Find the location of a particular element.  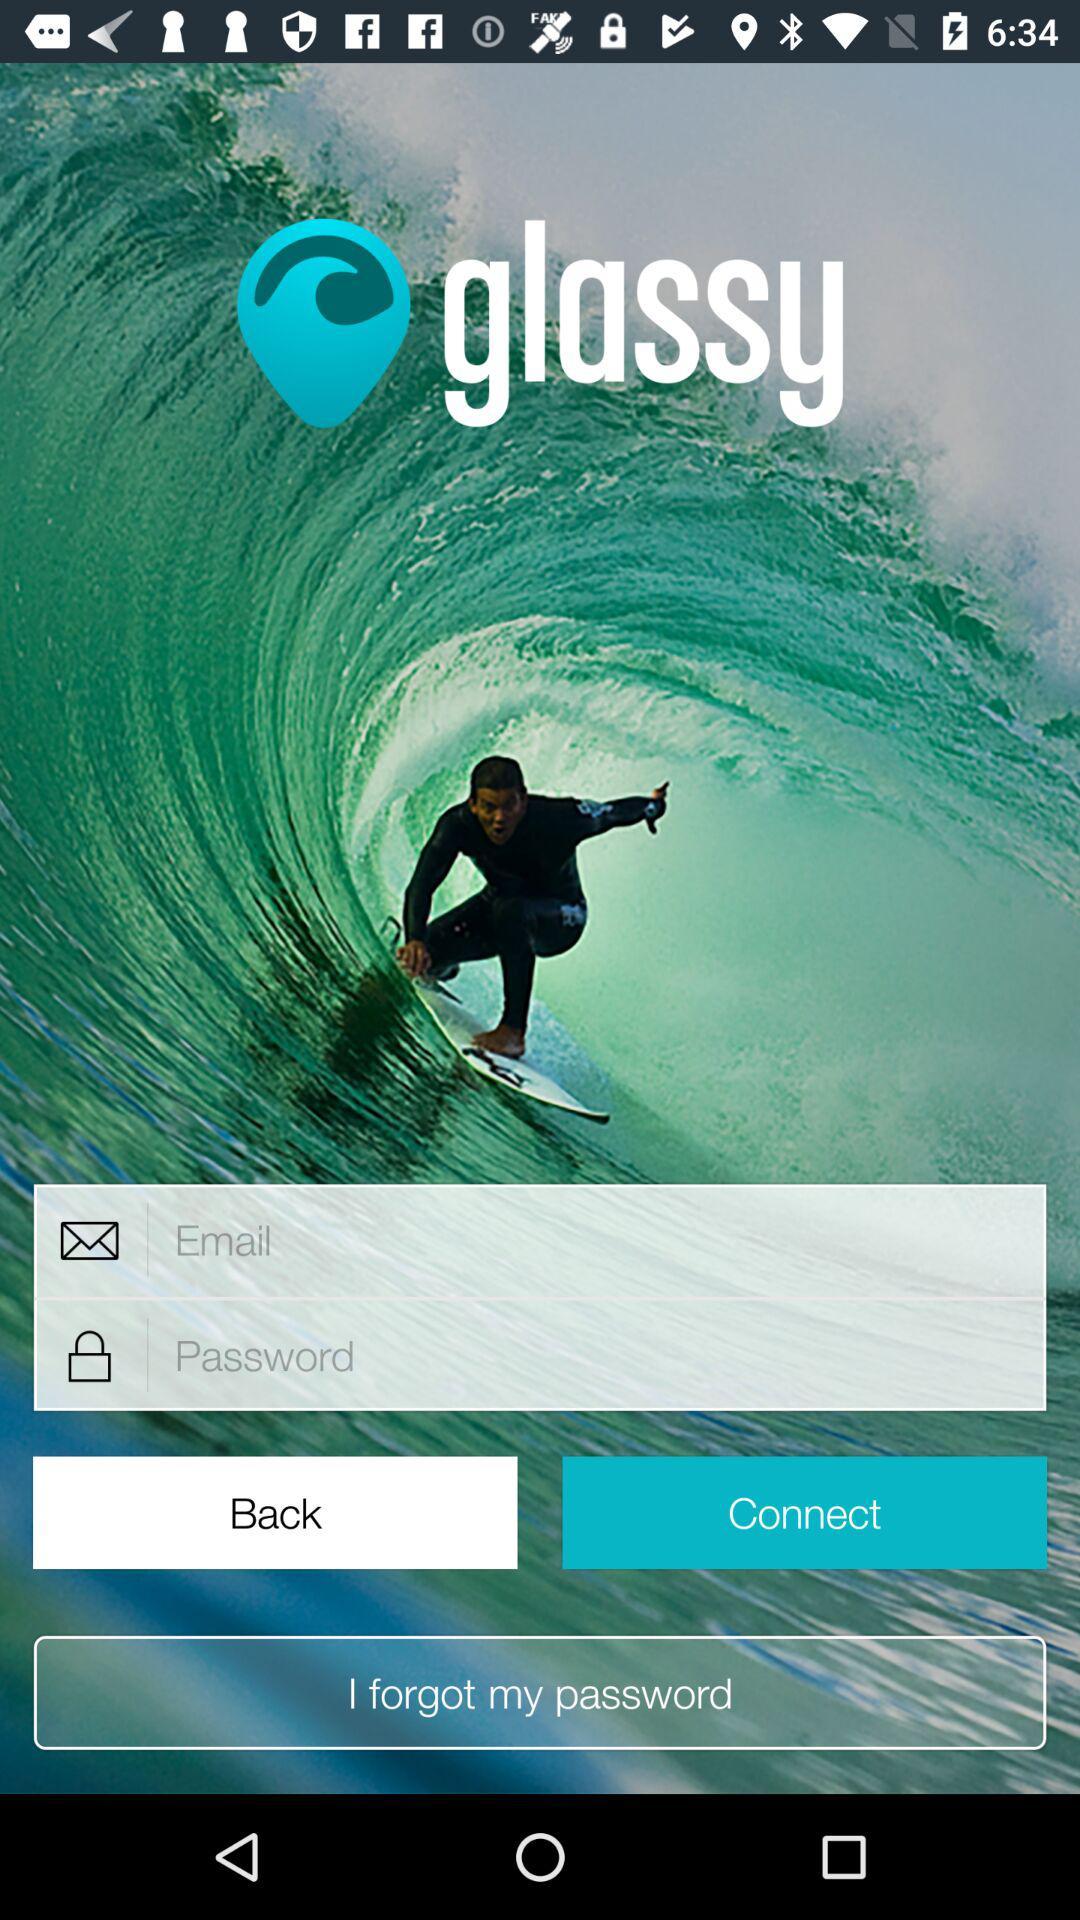

the item to the right of back icon is located at coordinates (803, 1512).